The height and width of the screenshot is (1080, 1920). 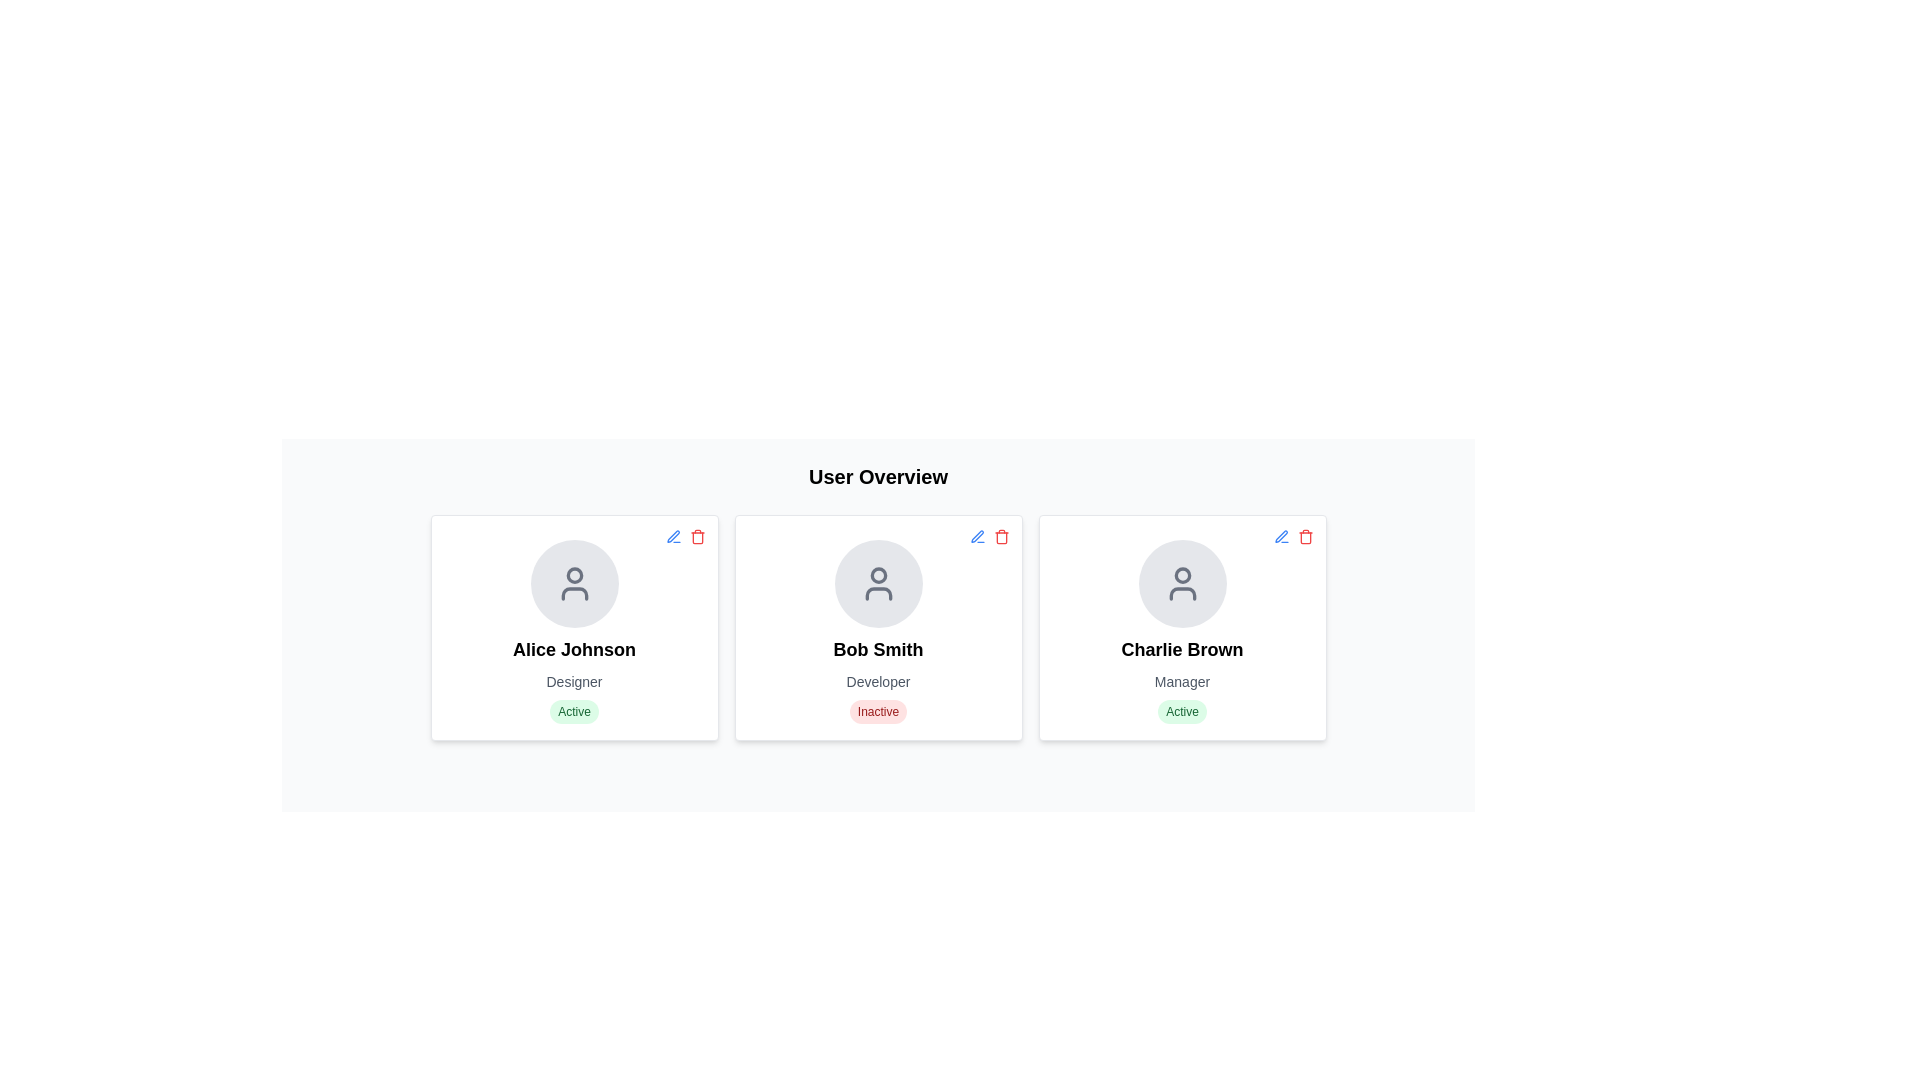 I want to click on text on the Status badge indicating the user's status, which is located at the bottom center of the card labeled 'Charlie Brown Manager', so click(x=1182, y=711).